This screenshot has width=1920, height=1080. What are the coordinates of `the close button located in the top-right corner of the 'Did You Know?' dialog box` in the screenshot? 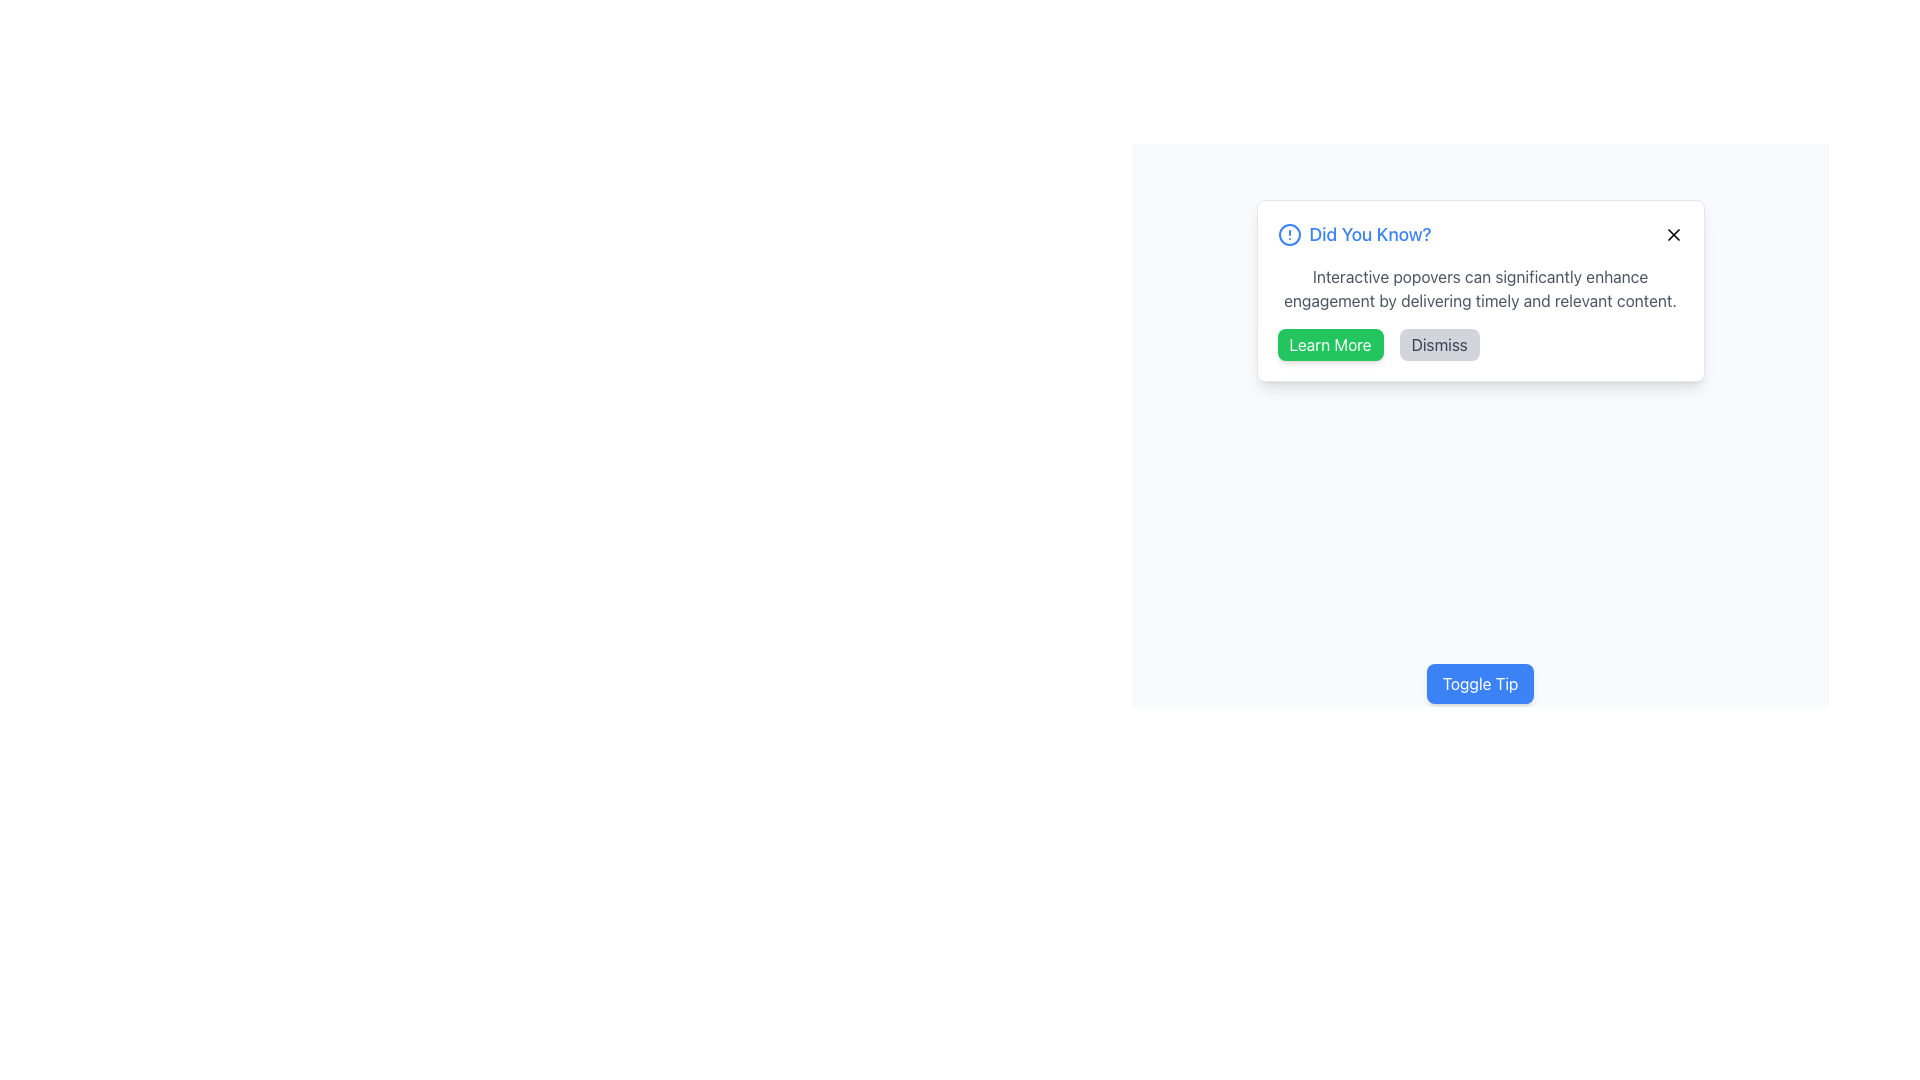 It's located at (1673, 234).